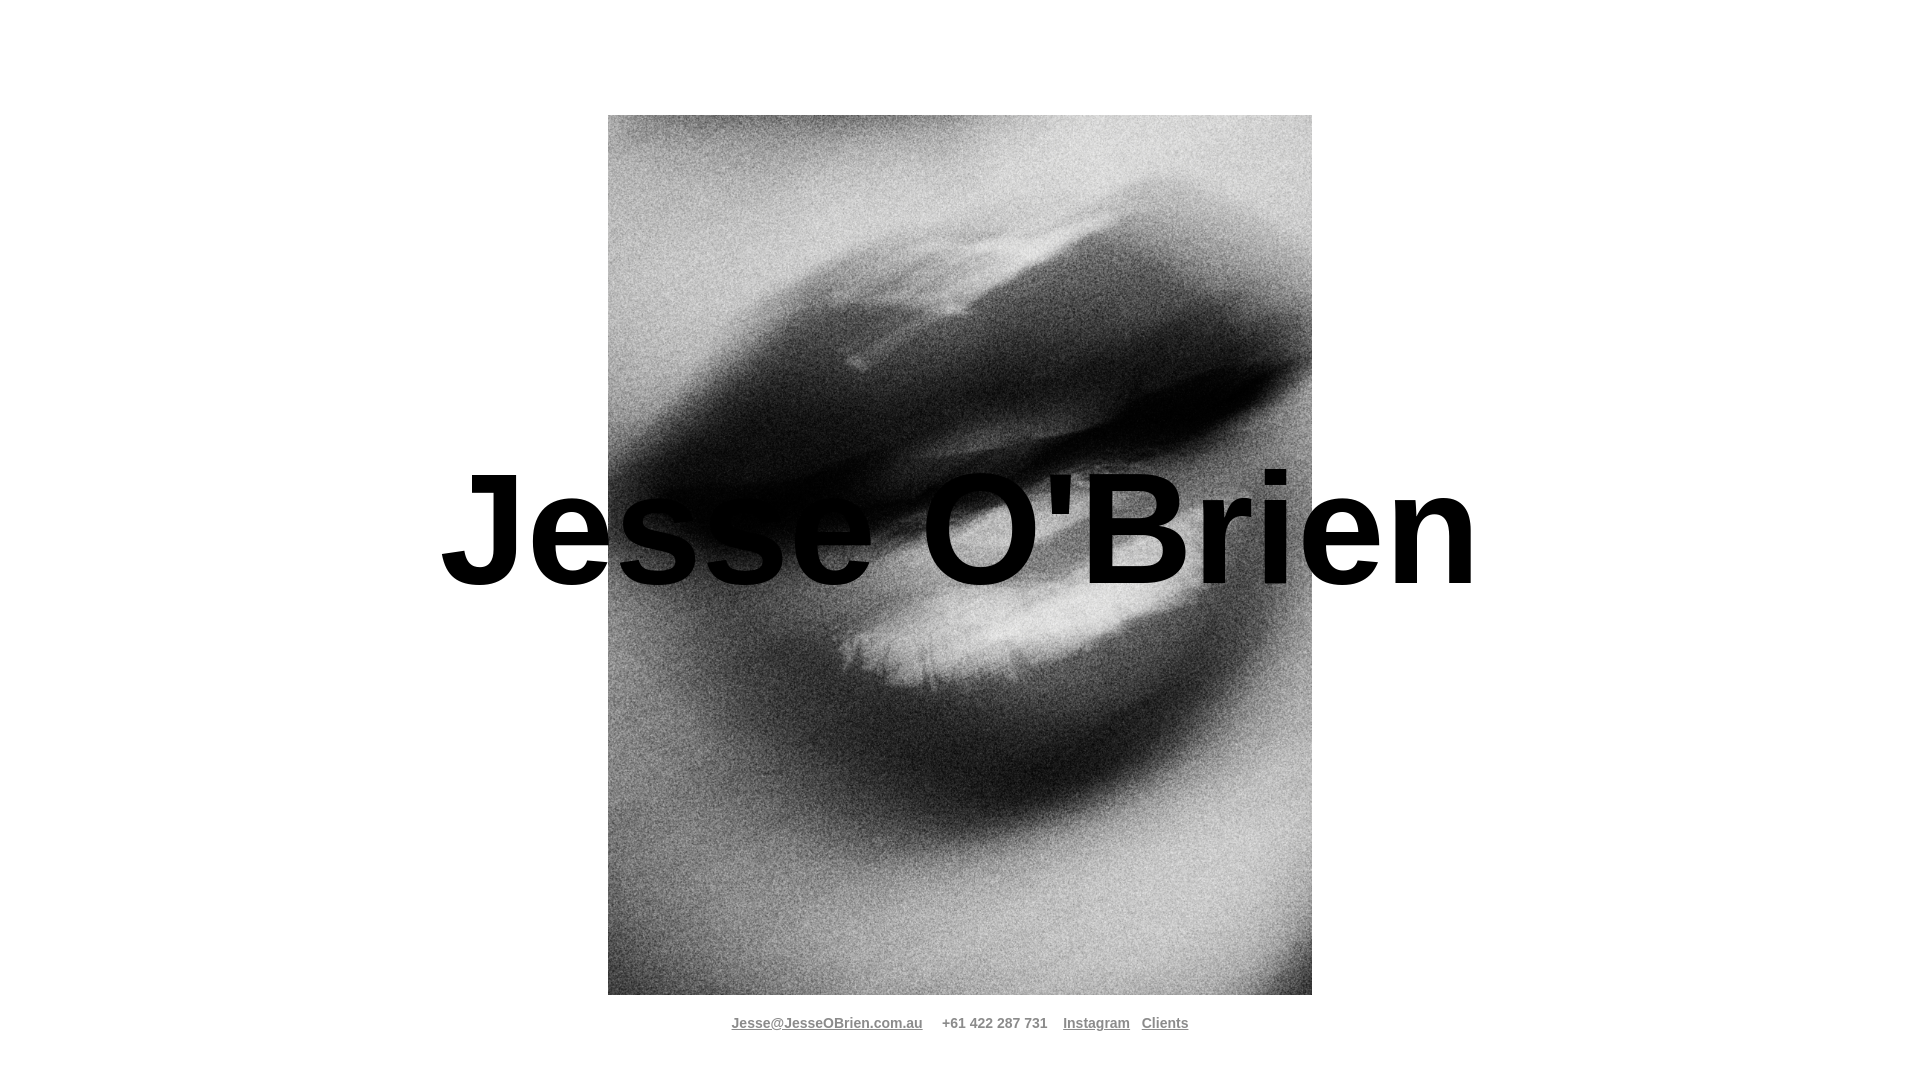 This screenshot has height=1080, width=1920. What do you see at coordinates (827, 1022) in the screenshot?
I see `'Jesse@JesseOBrien.com.au'` at bounding box center [827, 1022].